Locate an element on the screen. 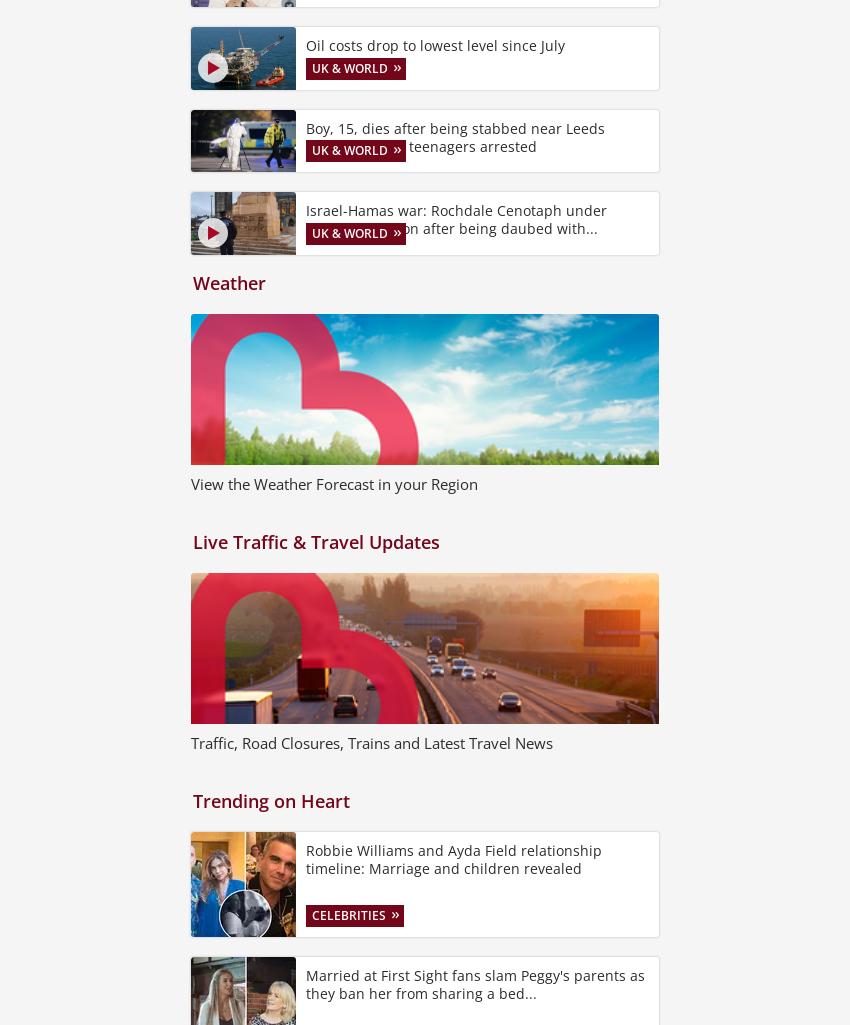  'View the Weather Forecast in your Region' is located at coordinates (334, 482).